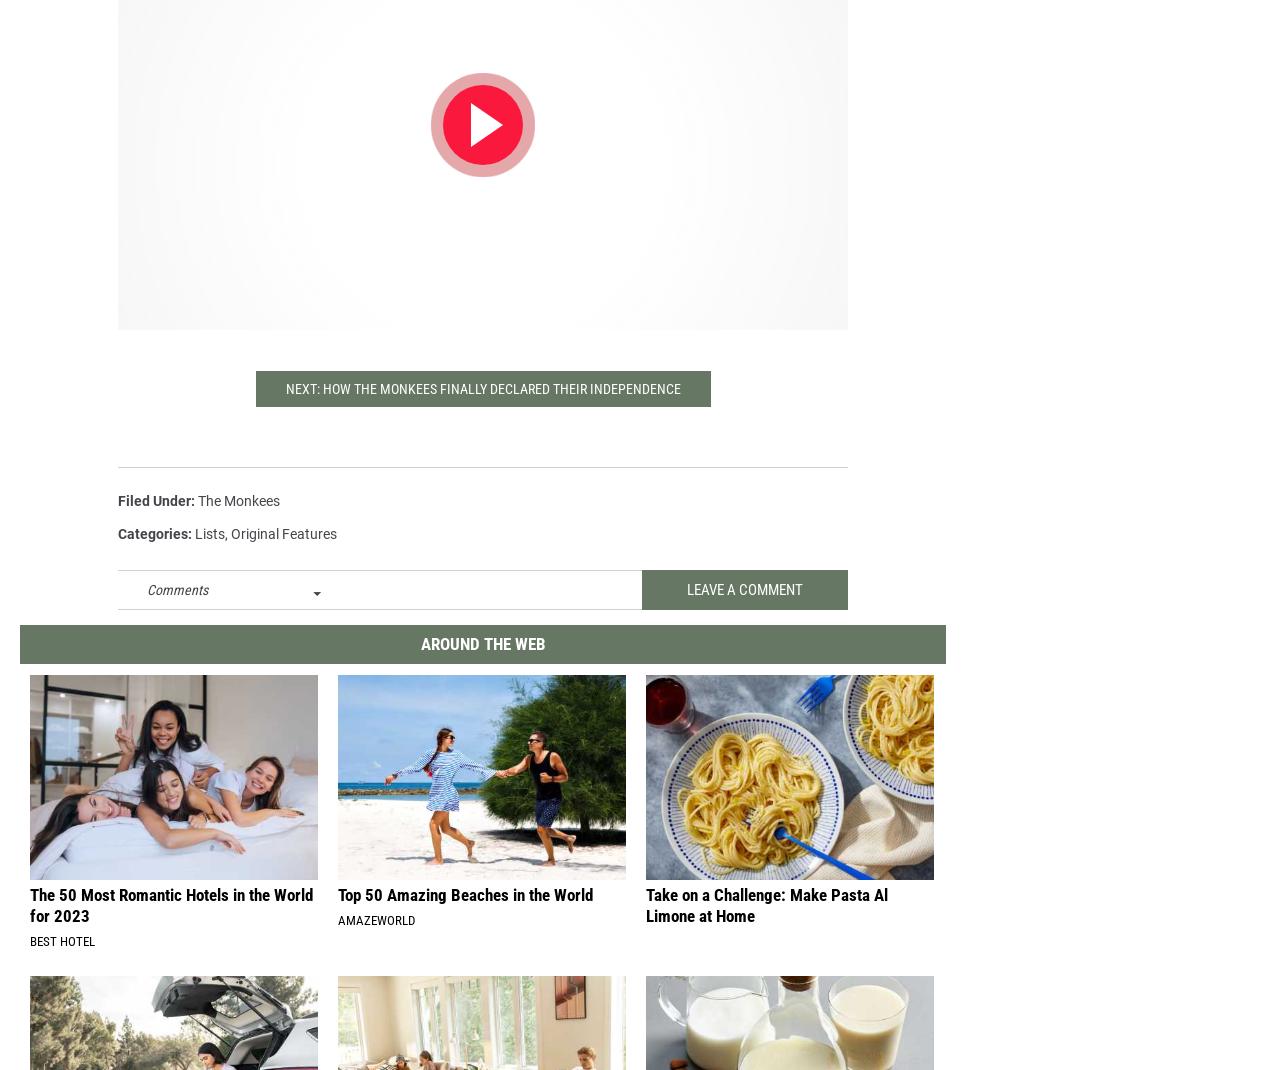 This screenshot has height=1070, width=1286. What do you see at coordinates (481, 404) in the screenshot?
I see `'Next: How the Monkees Finally Declared Their Independence'` at bounding box center [481, 404].